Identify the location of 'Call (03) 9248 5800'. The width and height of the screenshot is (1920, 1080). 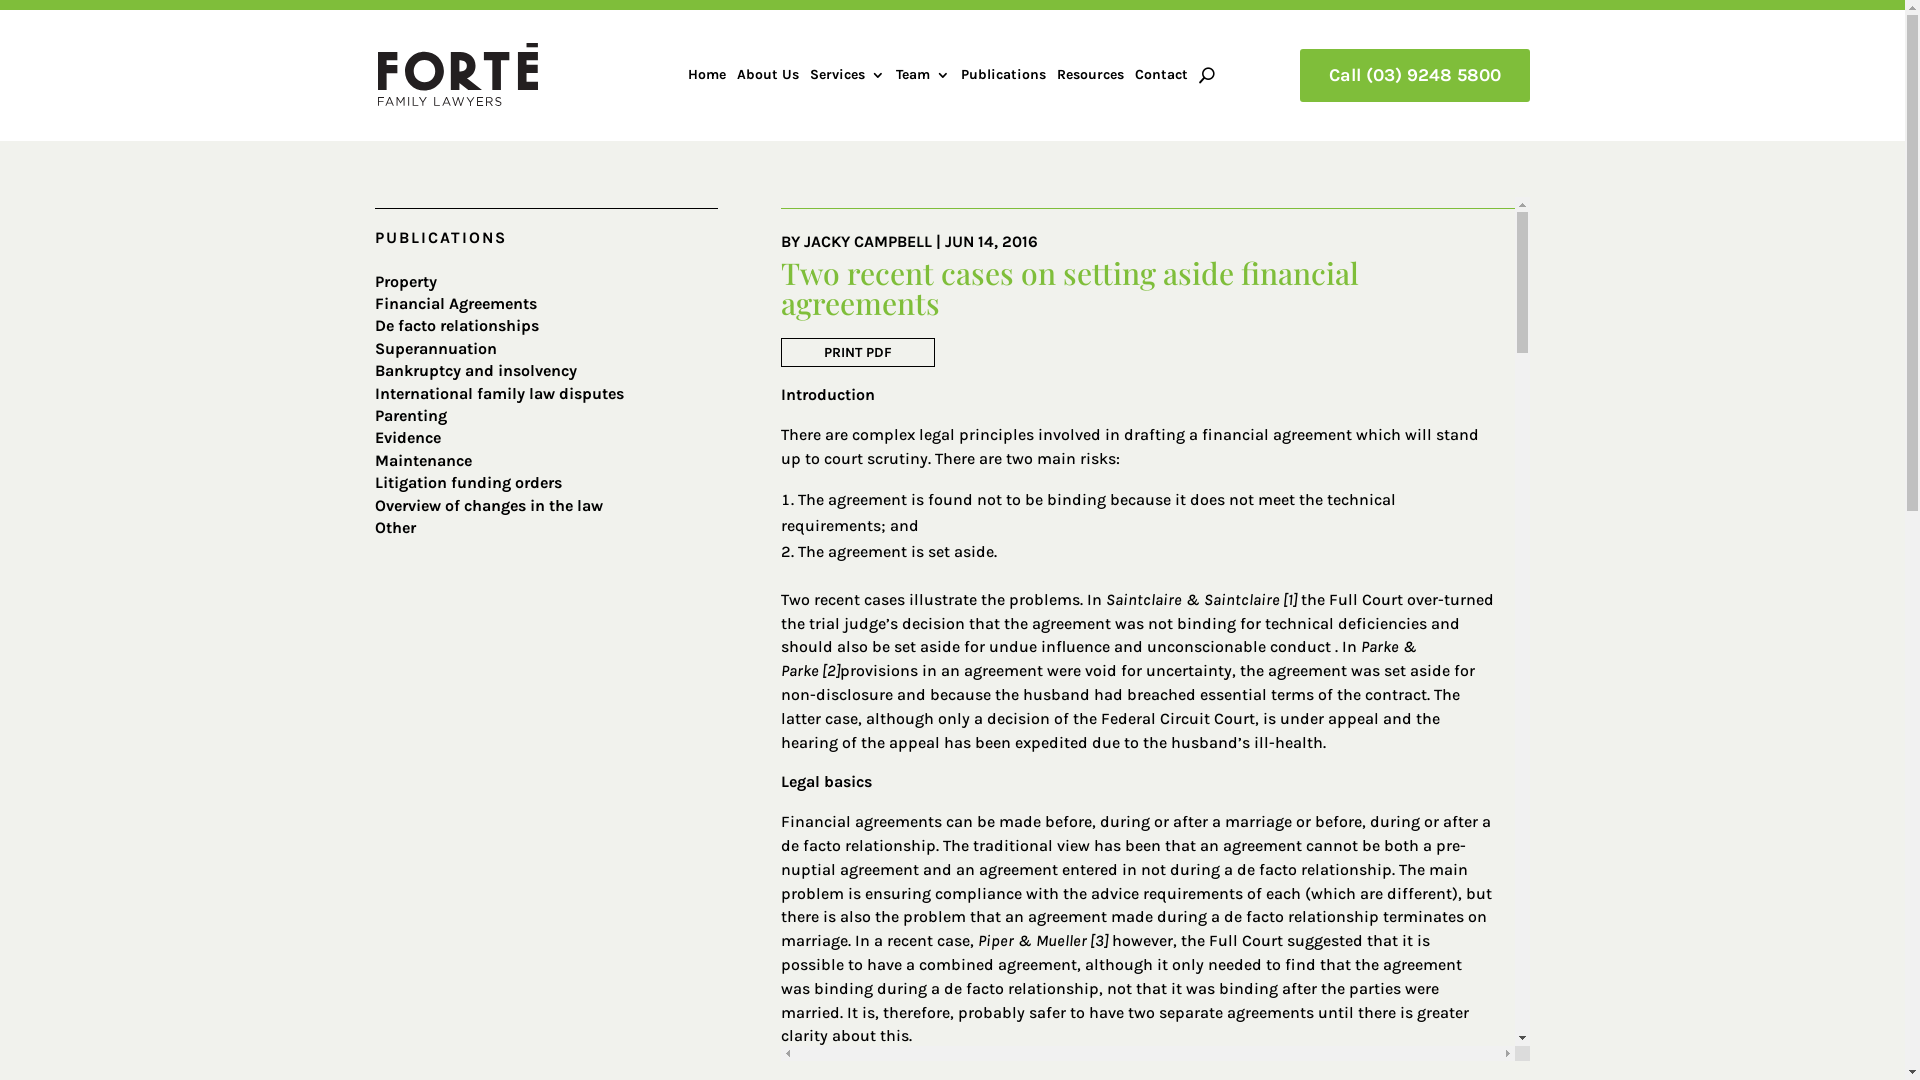
(1300, 74).